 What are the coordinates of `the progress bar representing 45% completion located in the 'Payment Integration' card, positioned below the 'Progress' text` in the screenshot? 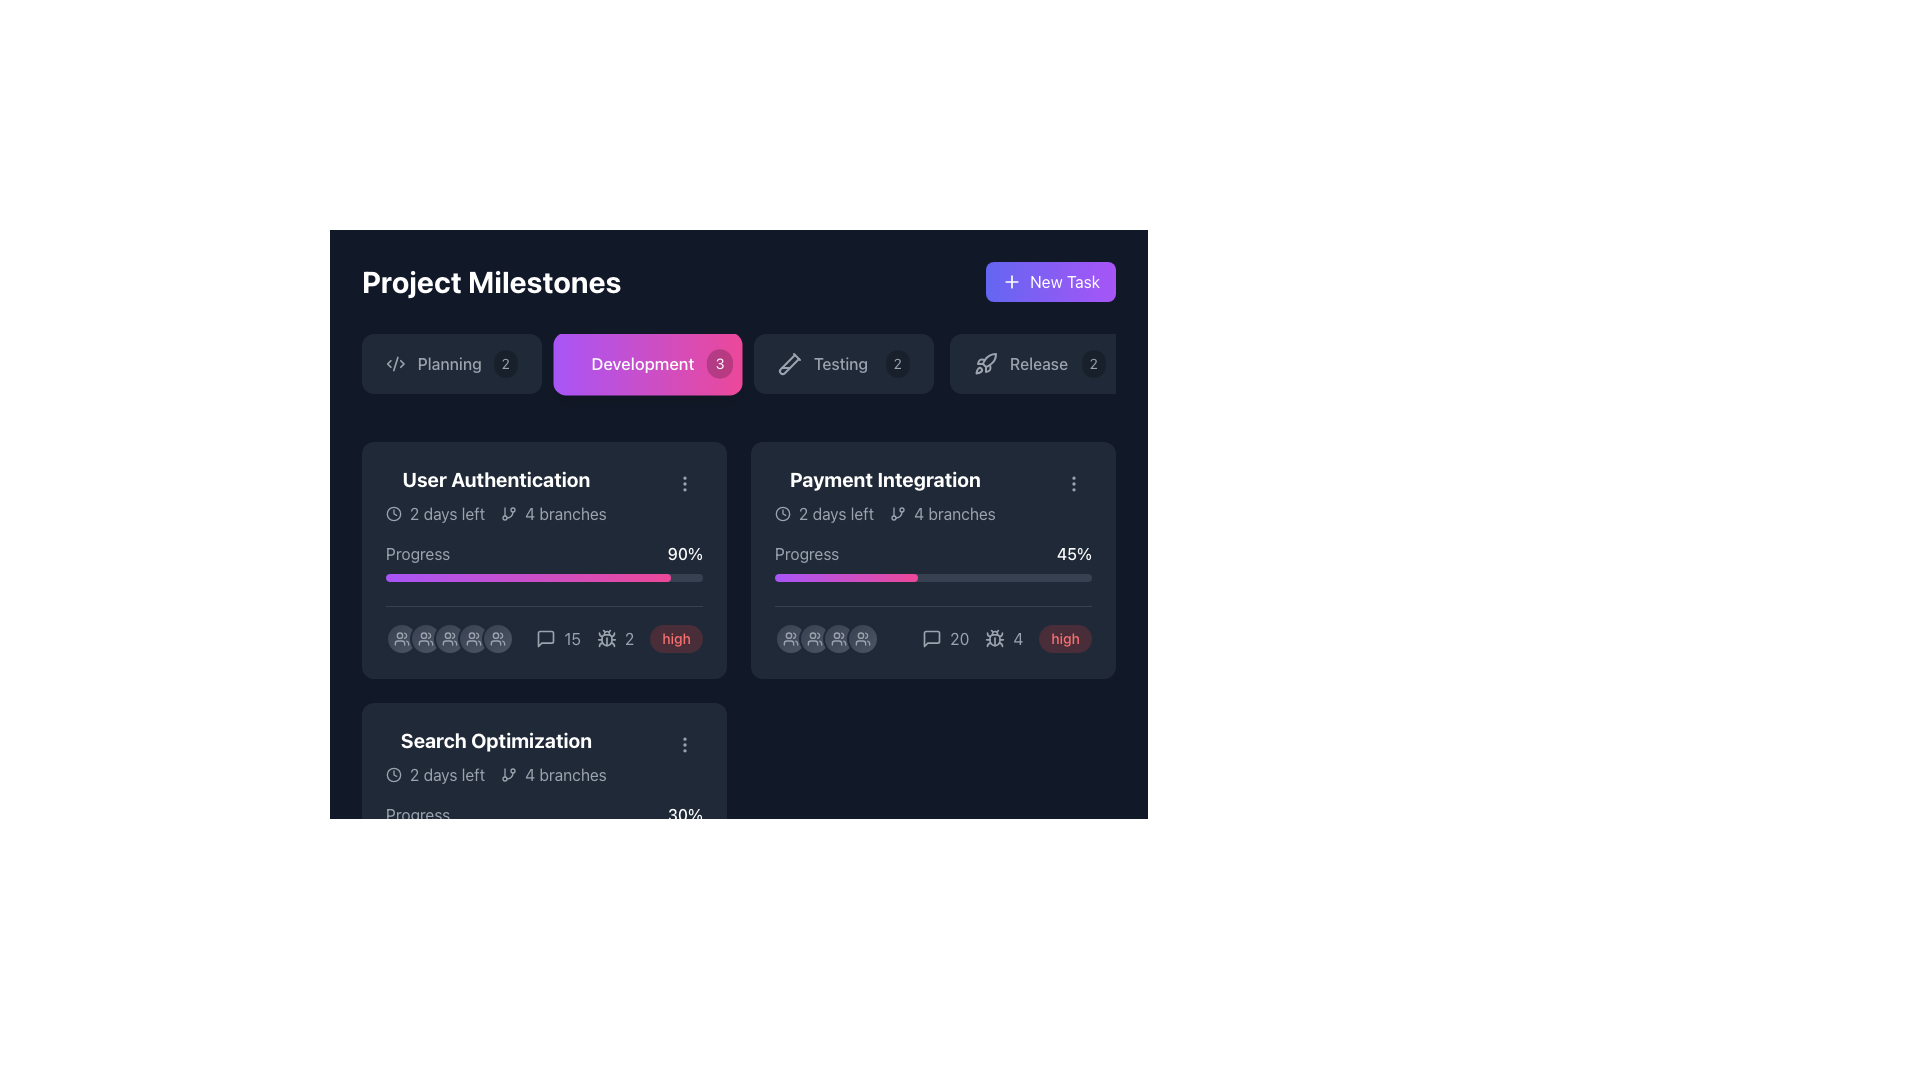 It's located at (932, 578).